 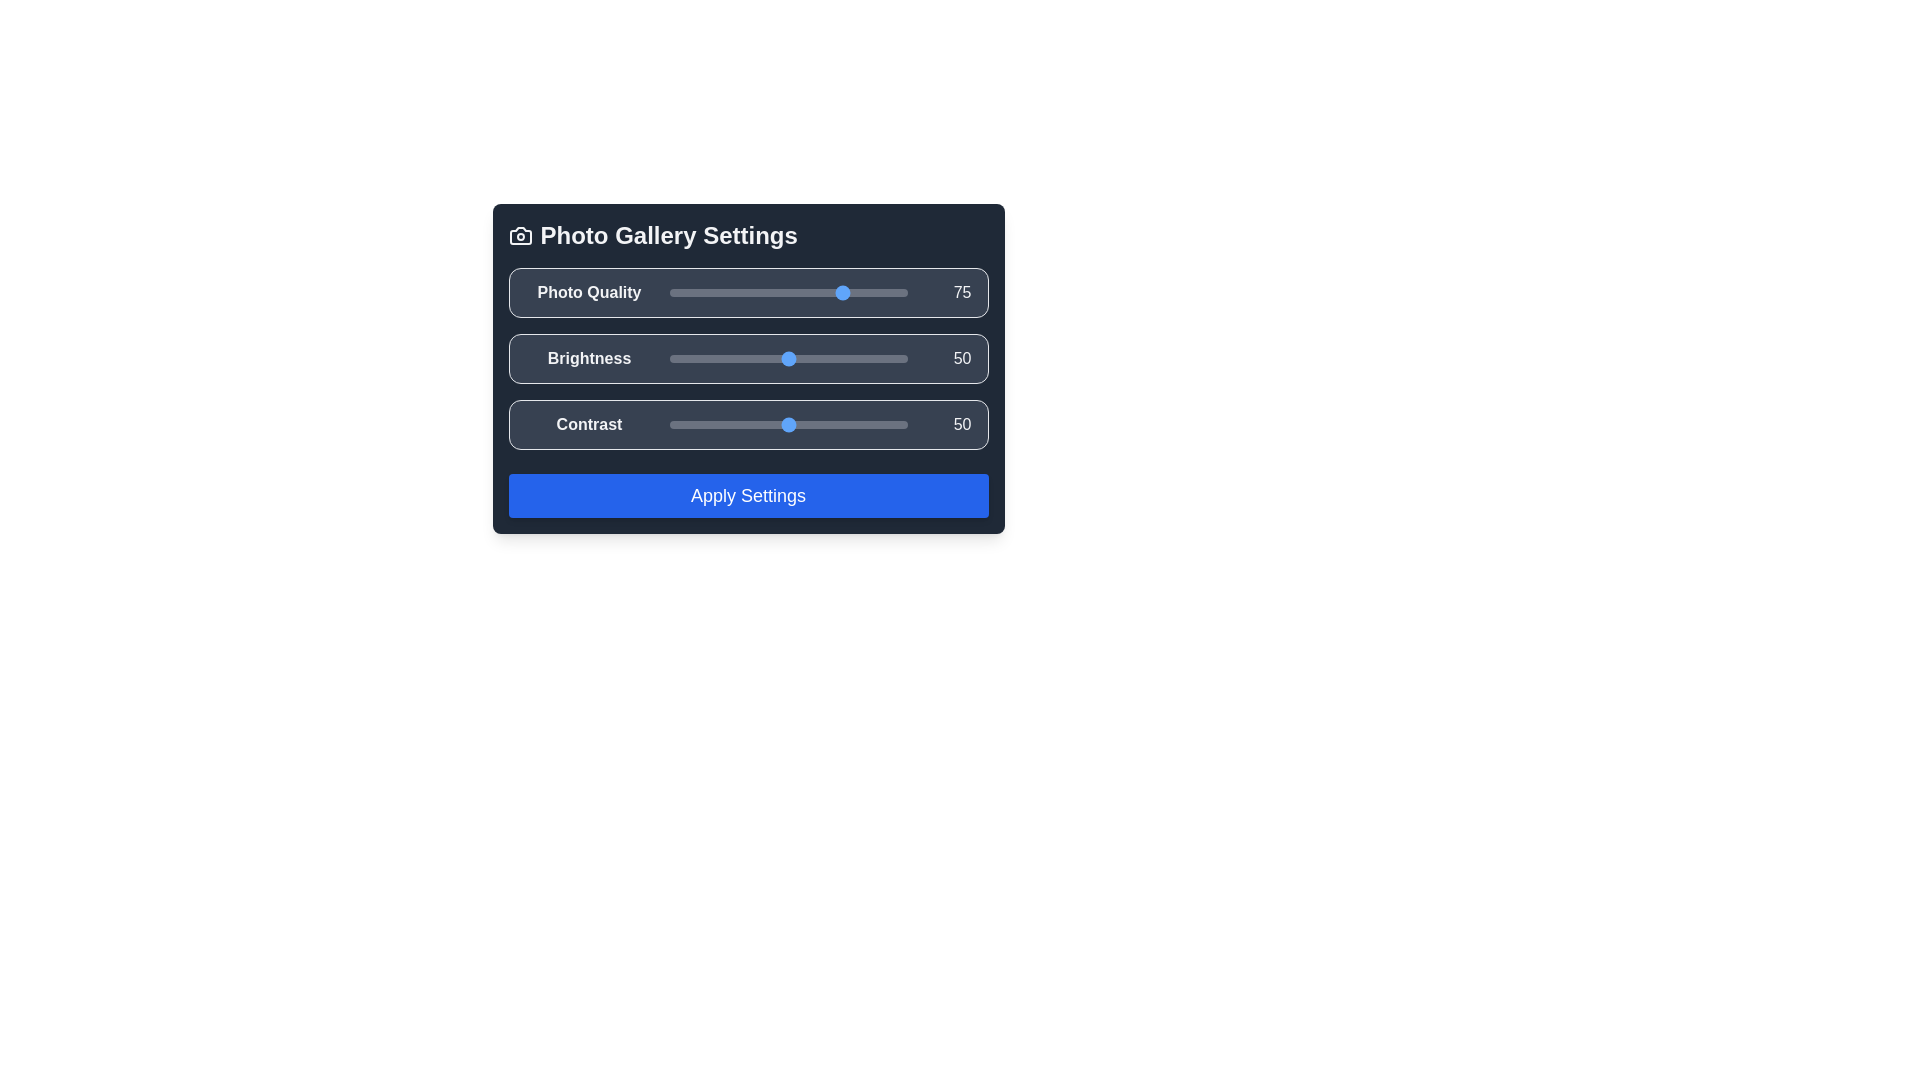 What do you see at coordinates (747, 495) in the screenshot?
I see `the 'Apply Settings' button with a blue background and white text, located at the bottom of the 'Photo Gallery Settings' section` at bounding box center [747, 495].